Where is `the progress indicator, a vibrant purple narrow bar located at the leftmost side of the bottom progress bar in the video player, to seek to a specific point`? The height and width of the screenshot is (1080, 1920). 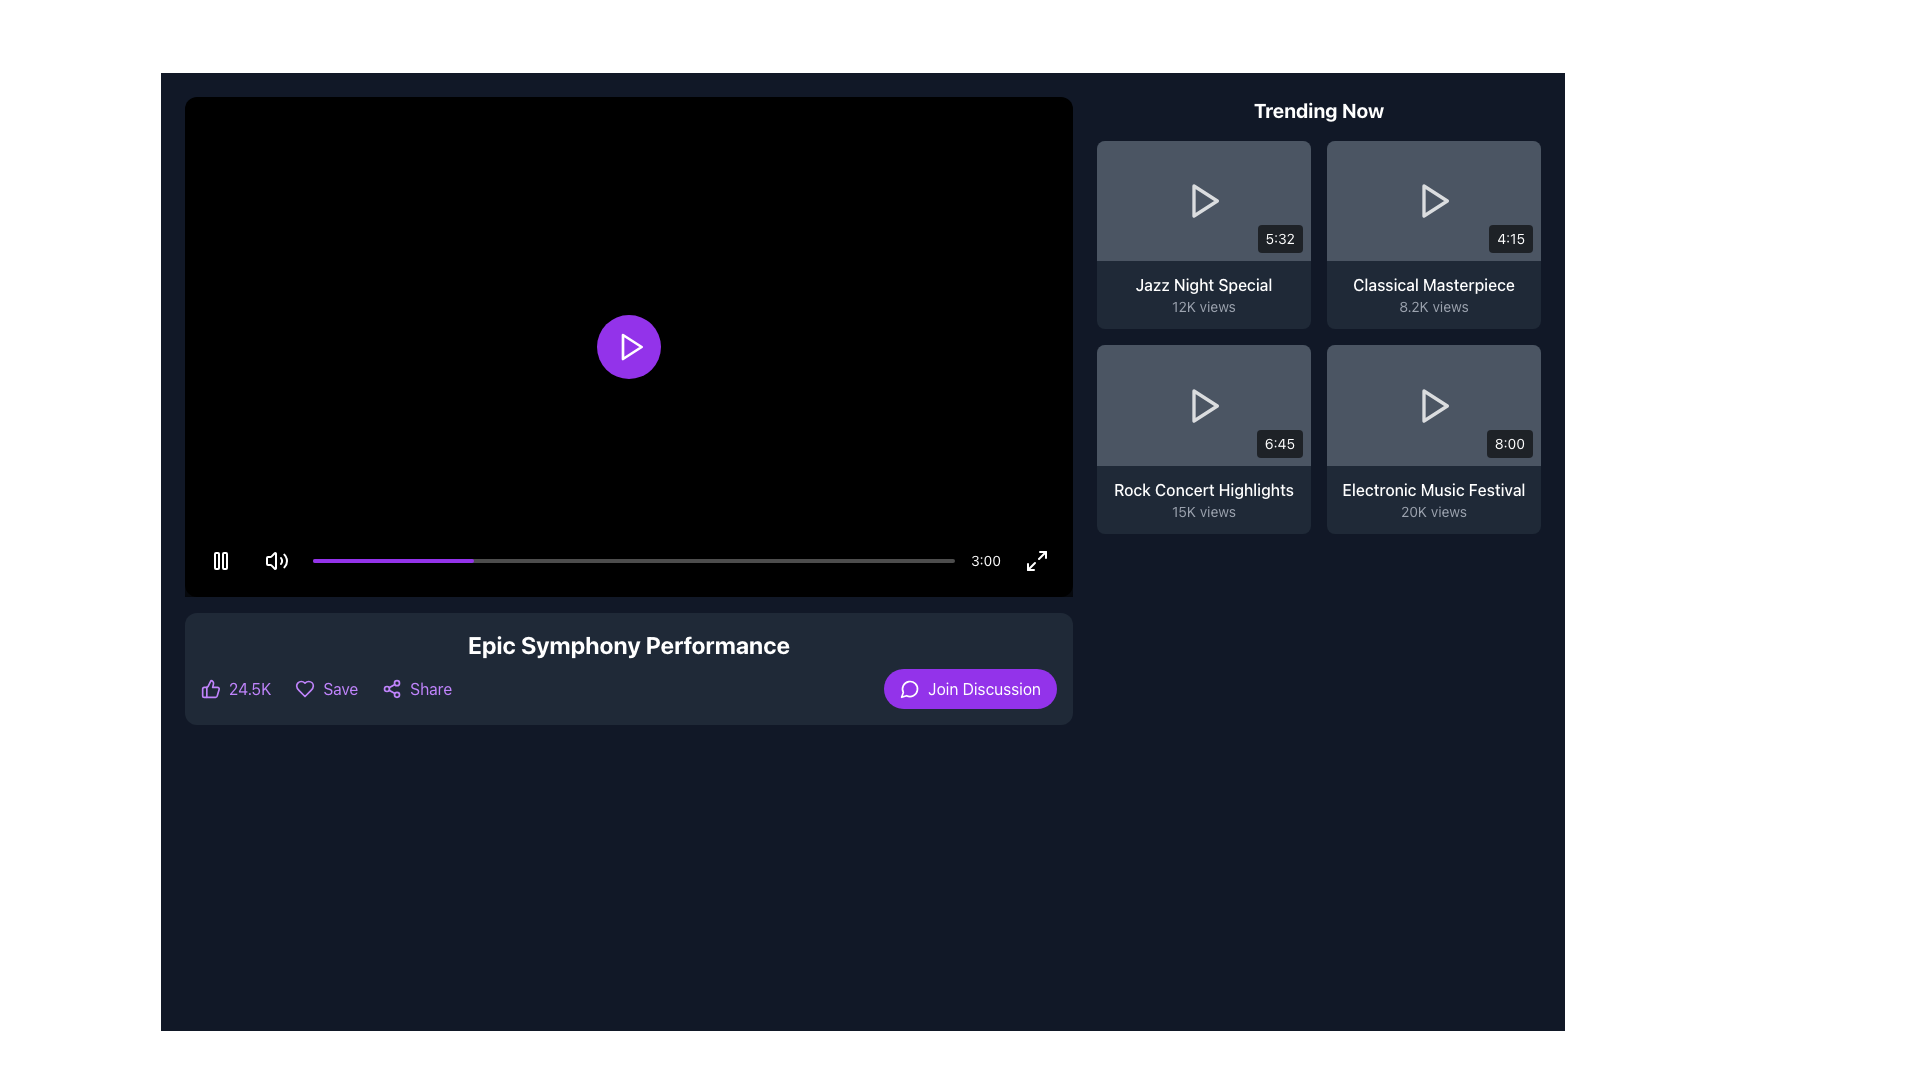 the progress indicator, a vibrant purple narrow bar located at the leftmost side of the bottom progress bar in the video player, to seek to a specific point is located at coordinates (393, 560).